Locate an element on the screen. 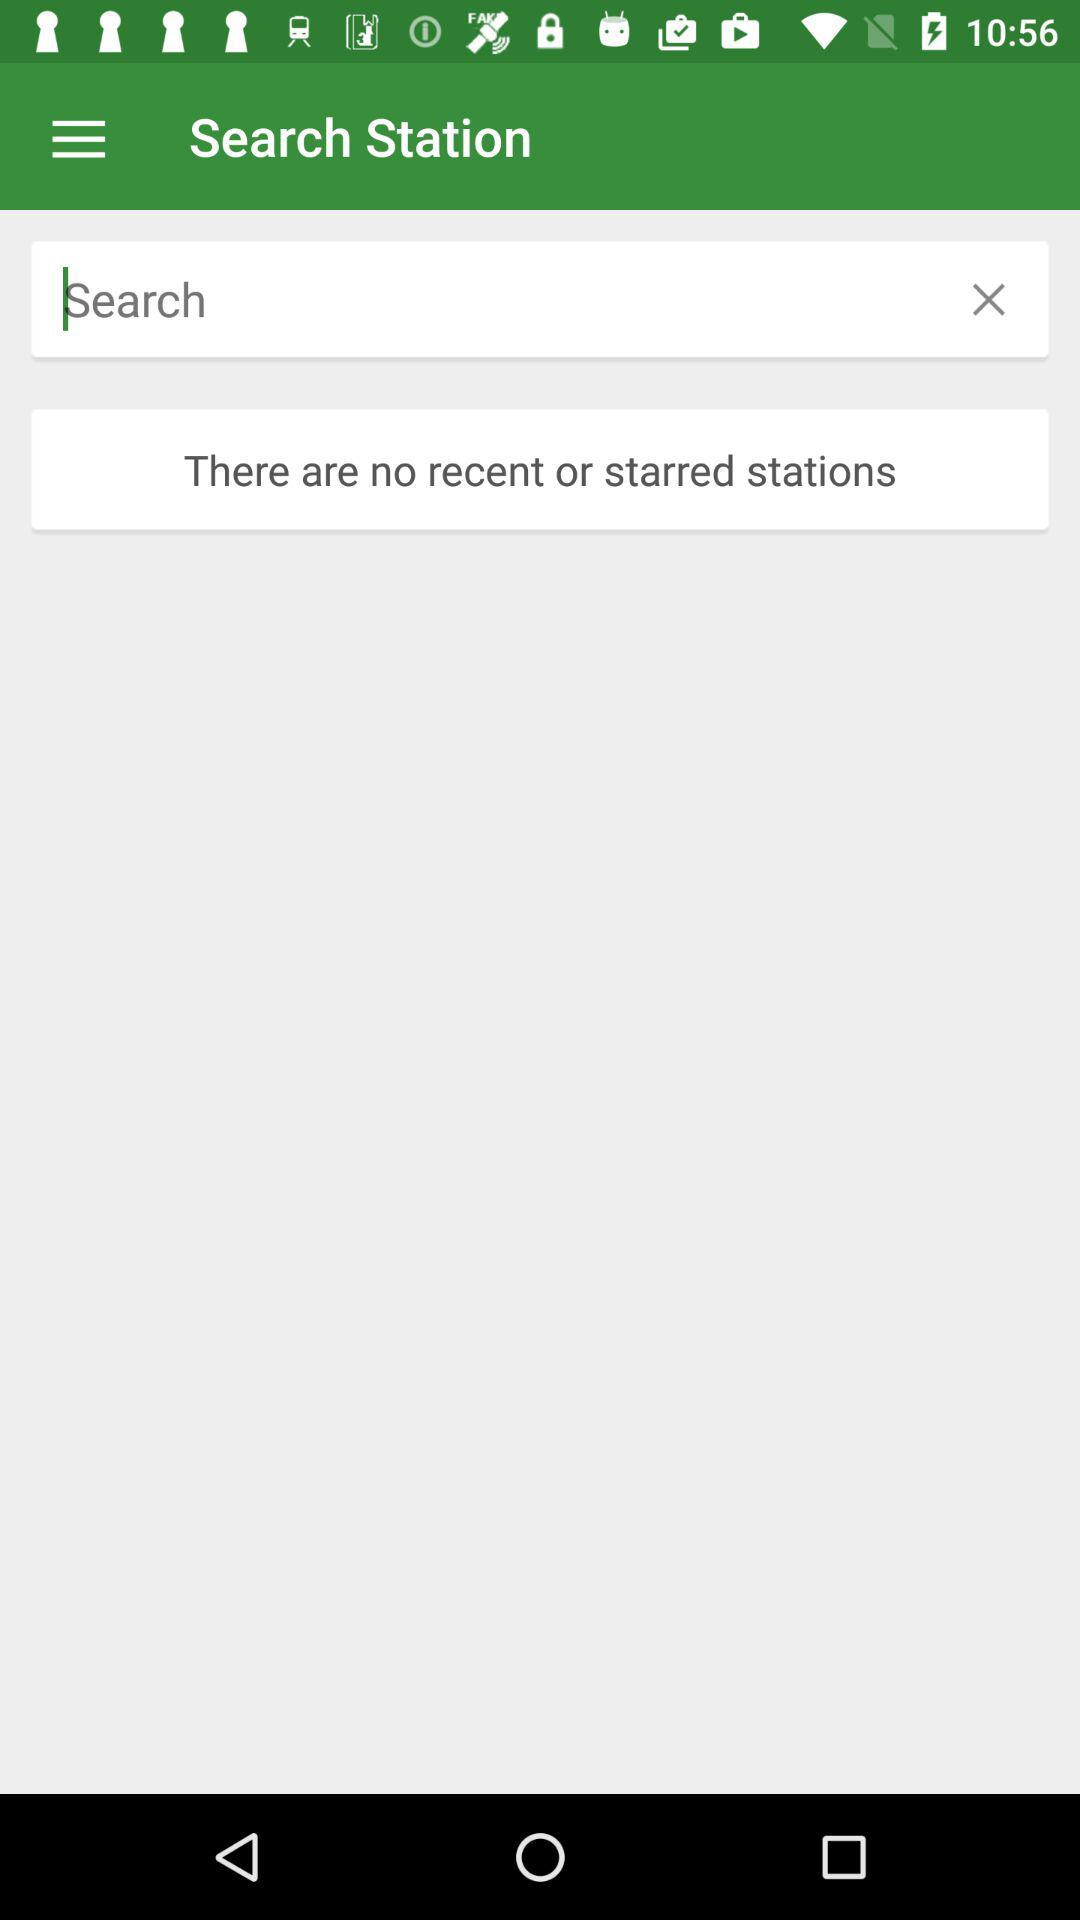 This screenshot has height=1920, width=1080. search option is located at coordinates (480, 298).